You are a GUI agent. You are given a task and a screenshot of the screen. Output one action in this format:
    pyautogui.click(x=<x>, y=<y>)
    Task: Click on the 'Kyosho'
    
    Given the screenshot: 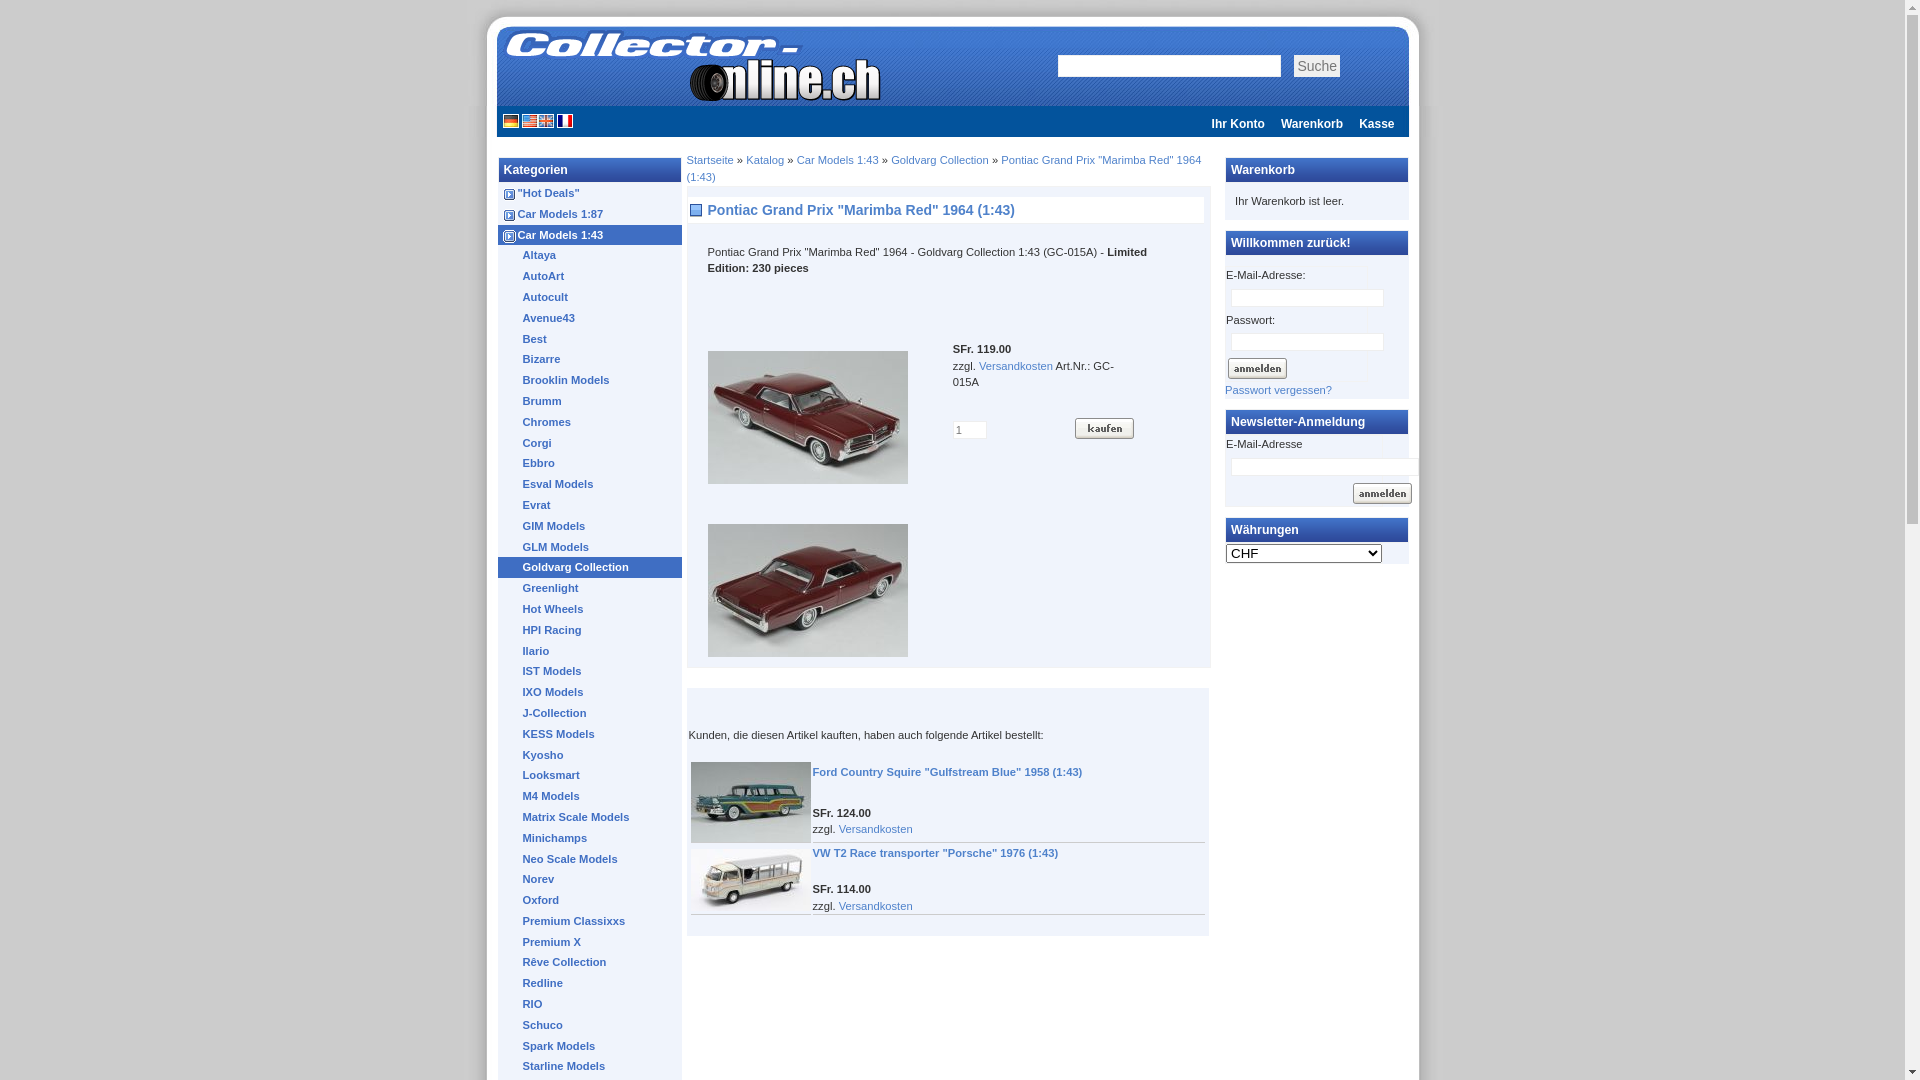 What is the action you would take?
    pyautogui.click(x=592, y=755)
    